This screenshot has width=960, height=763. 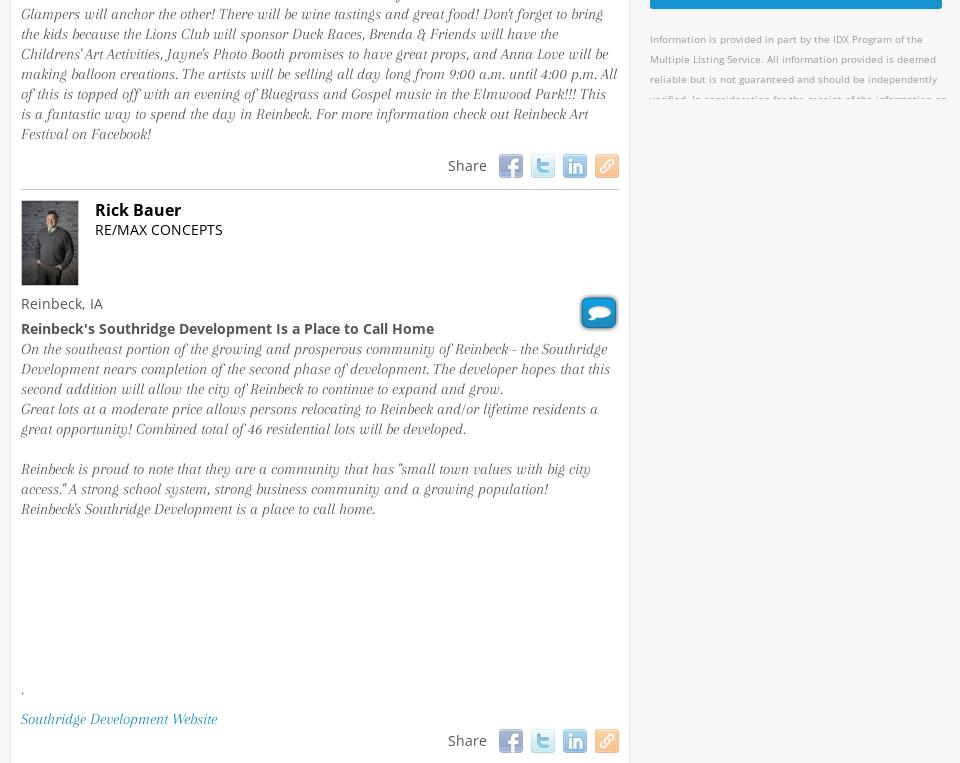 I want to click on 'Reinbeck, IA', so click(x=62, y=303).